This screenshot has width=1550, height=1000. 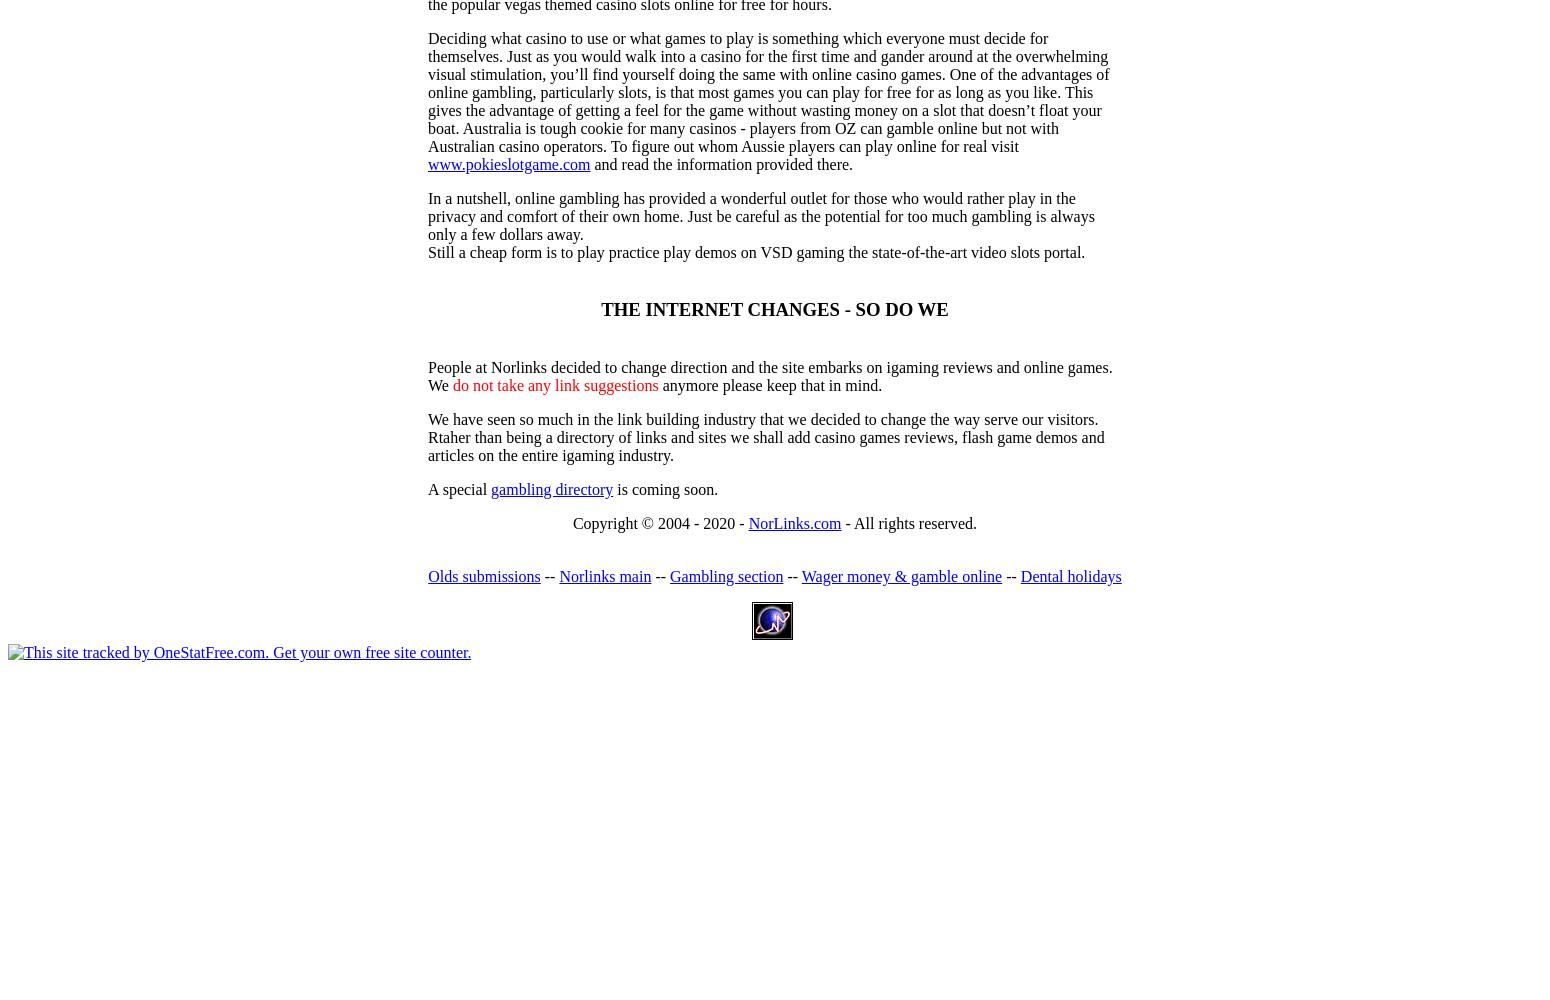 I want to click on 'gambling directory', so click(x=490, y=488).